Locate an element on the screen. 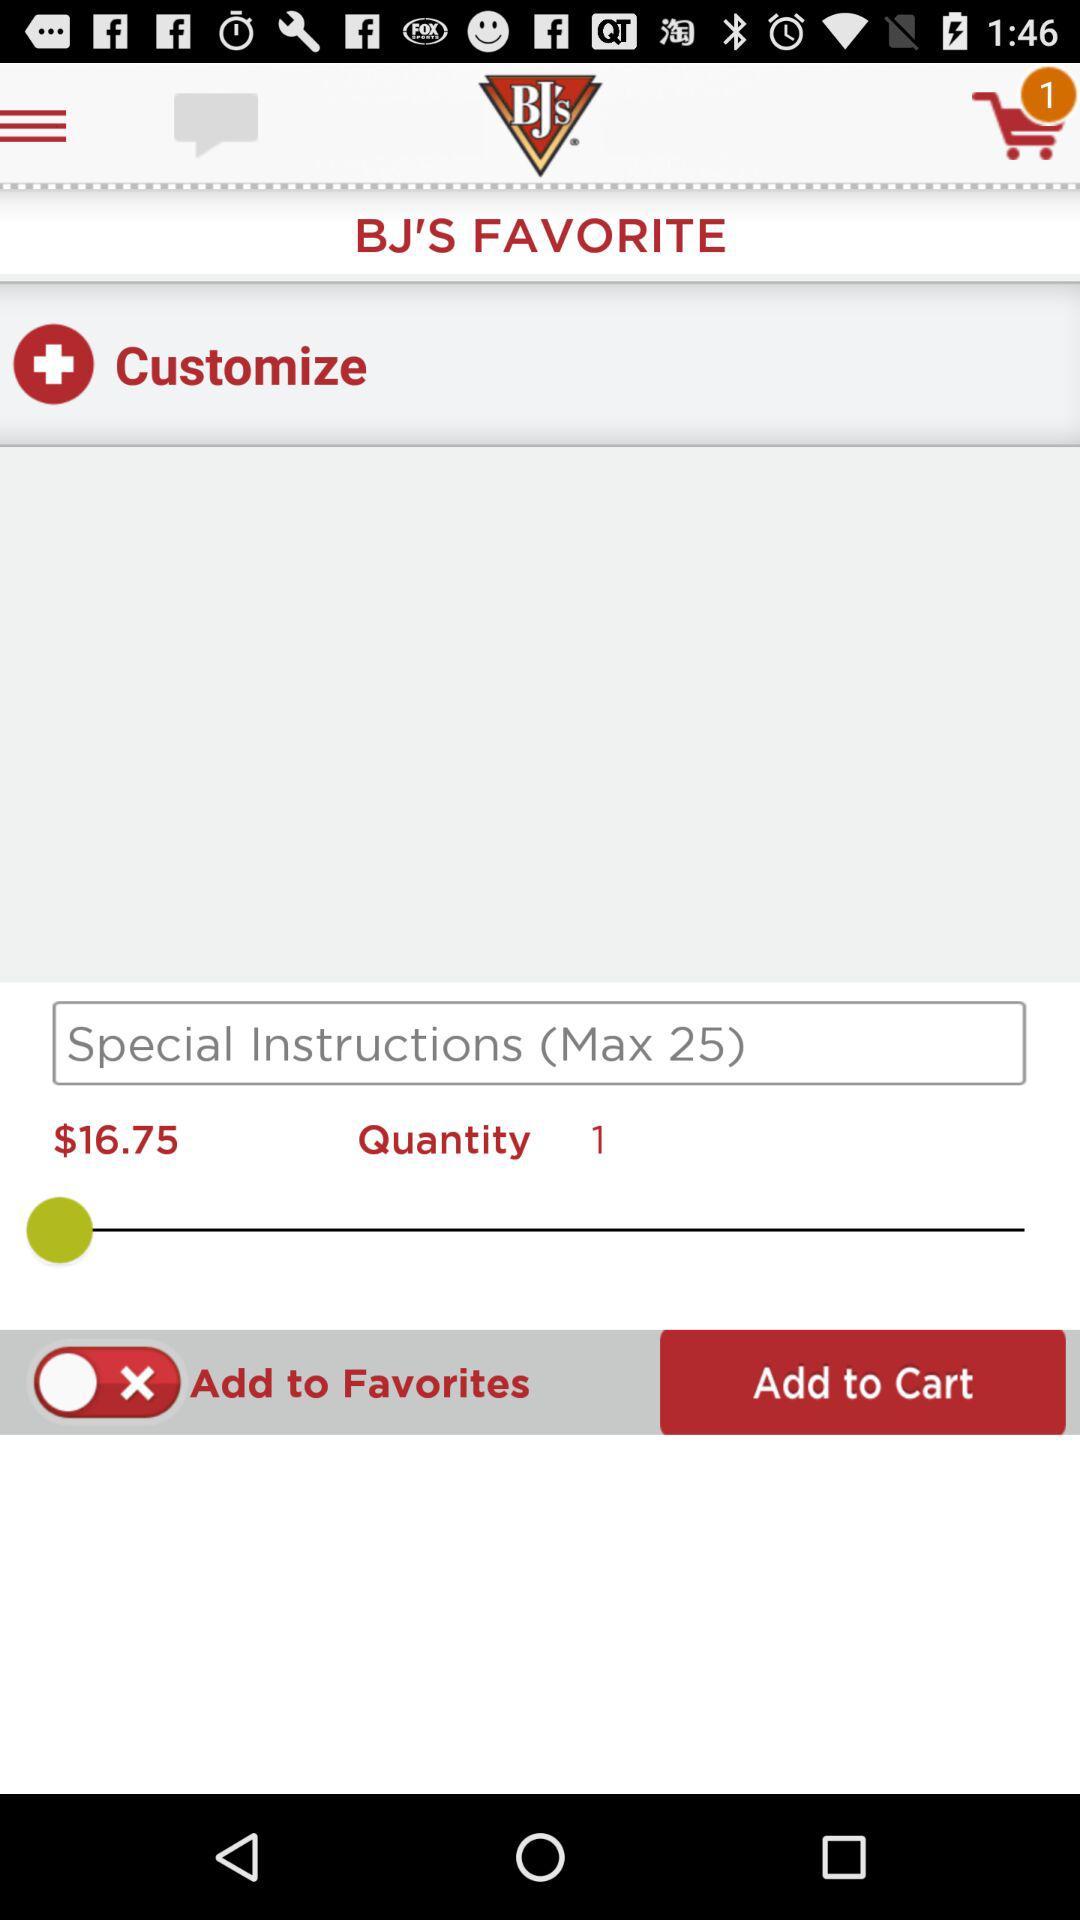  to cart is located at coordinates (861, 1381).